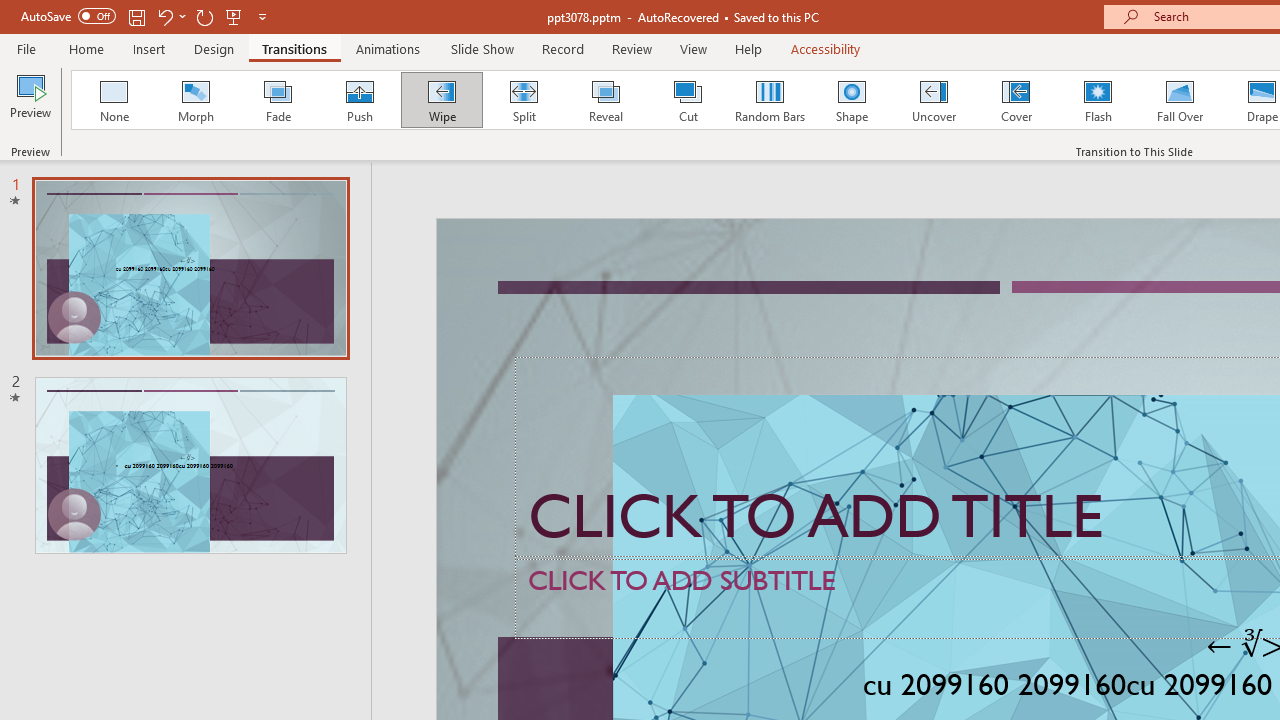 This screenshot has width=1280, height=720. I want to click on 'Split', so click(523, 100).